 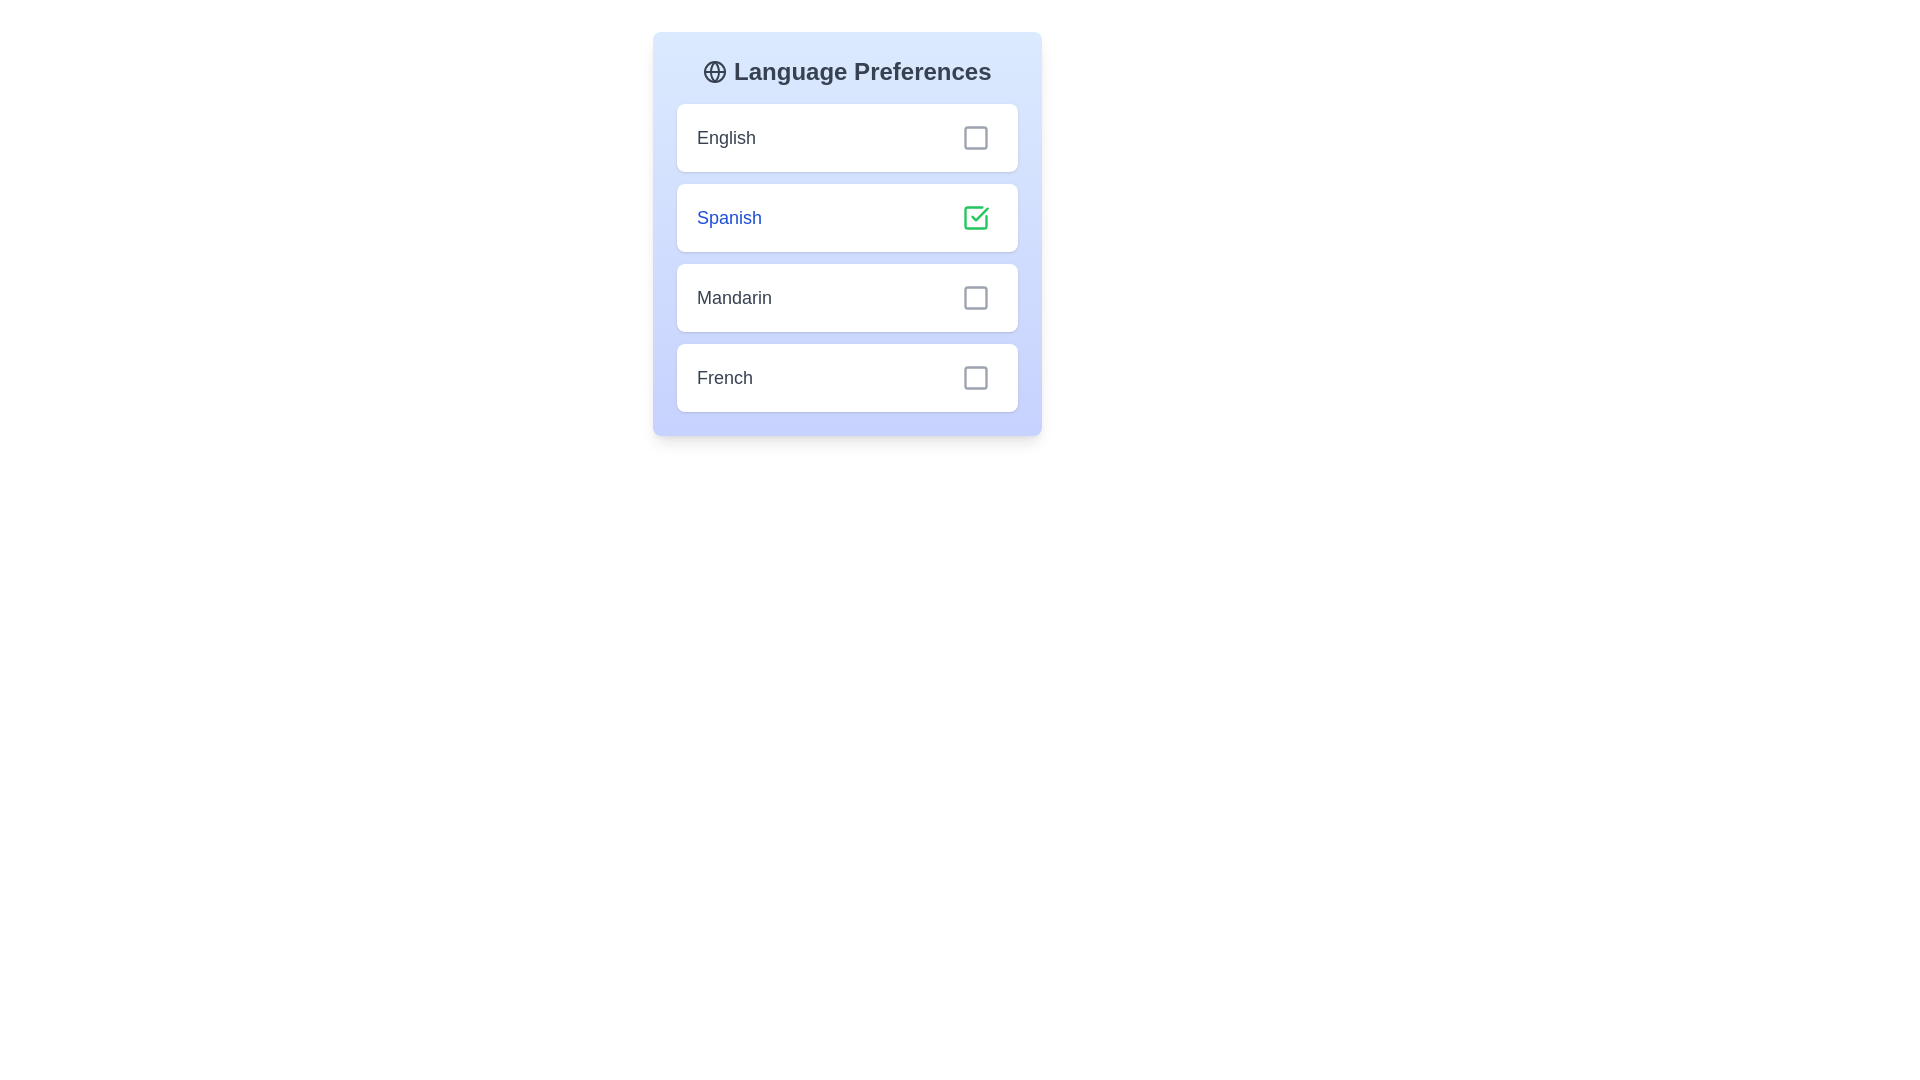 What do you see at coordinates (723, 378) in the screenshot?
I see `the 'French' language text label` at bounding box center [723, 378].